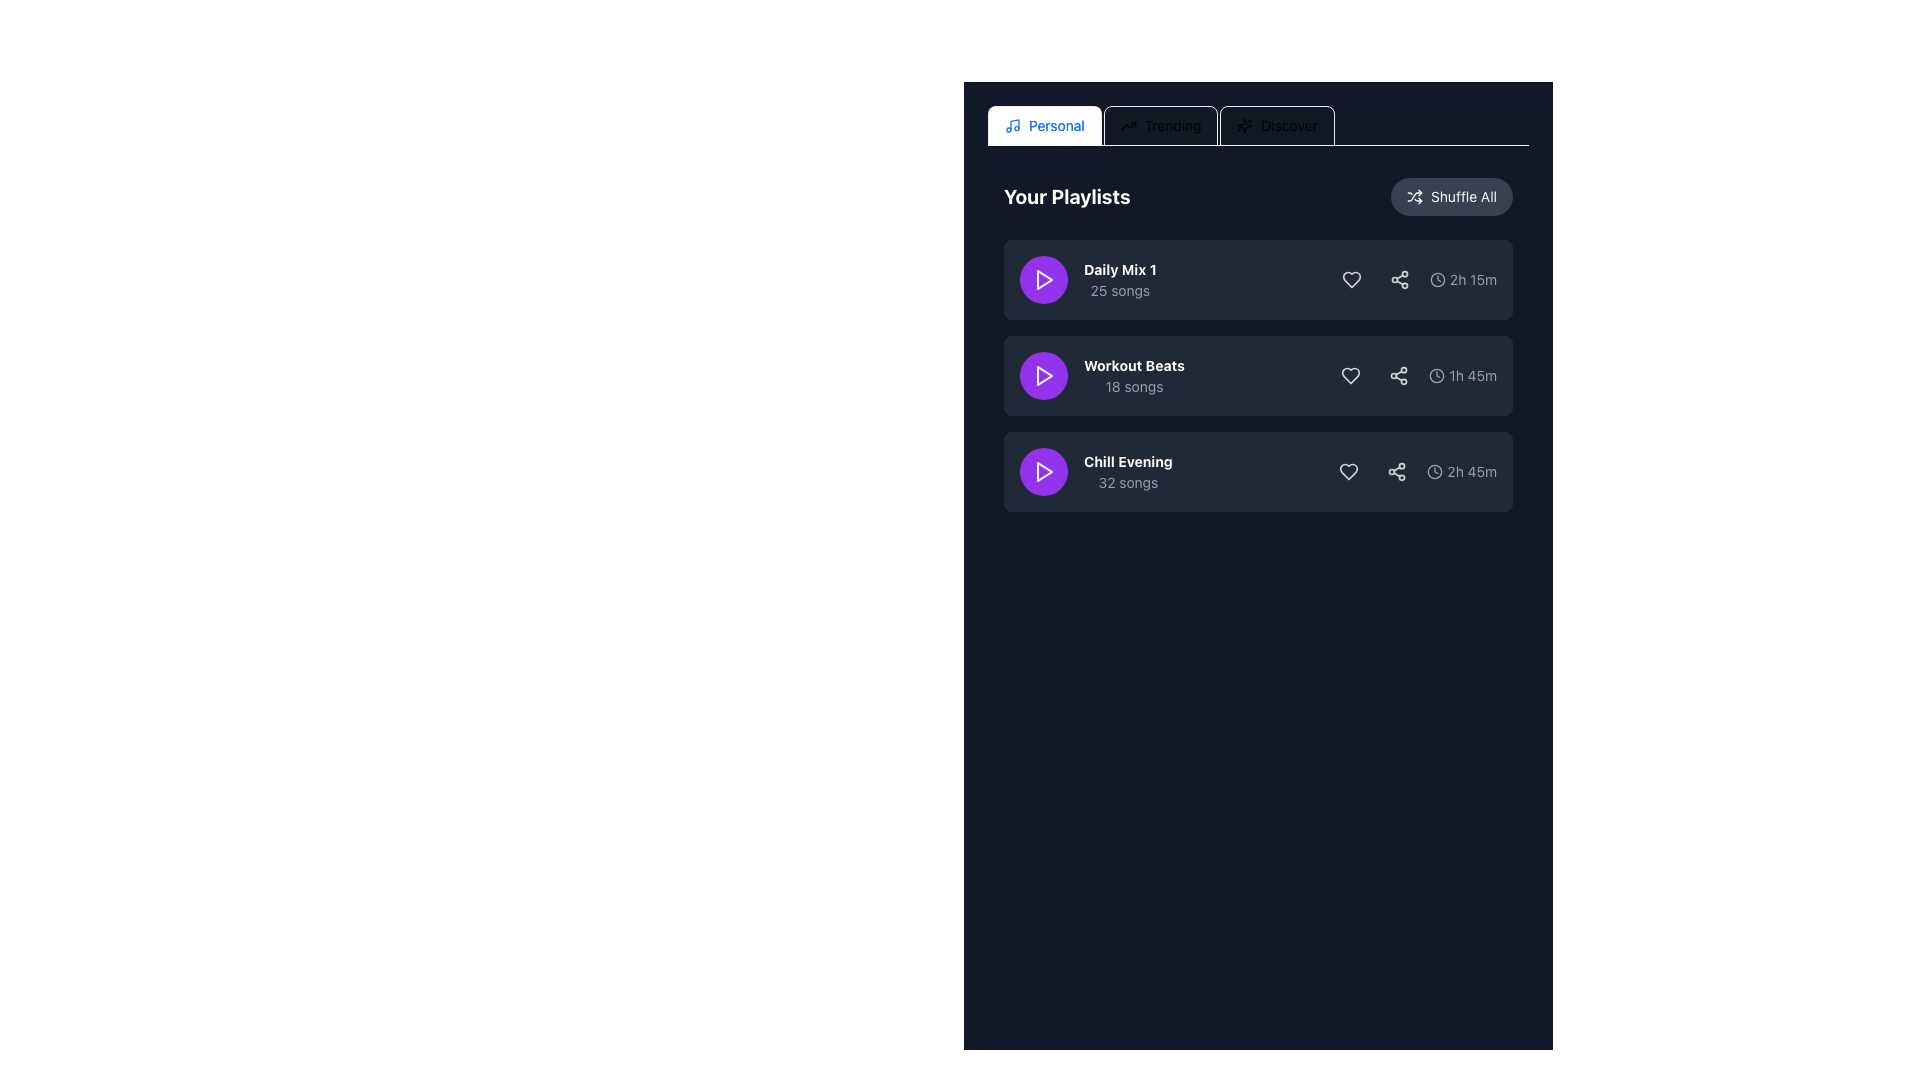  I want to click on the 'Workout Beats' text label, which describes a playlist and shows the number of songs it contains, positioned under the 'Your Playlists' section, so click(1134, 375).